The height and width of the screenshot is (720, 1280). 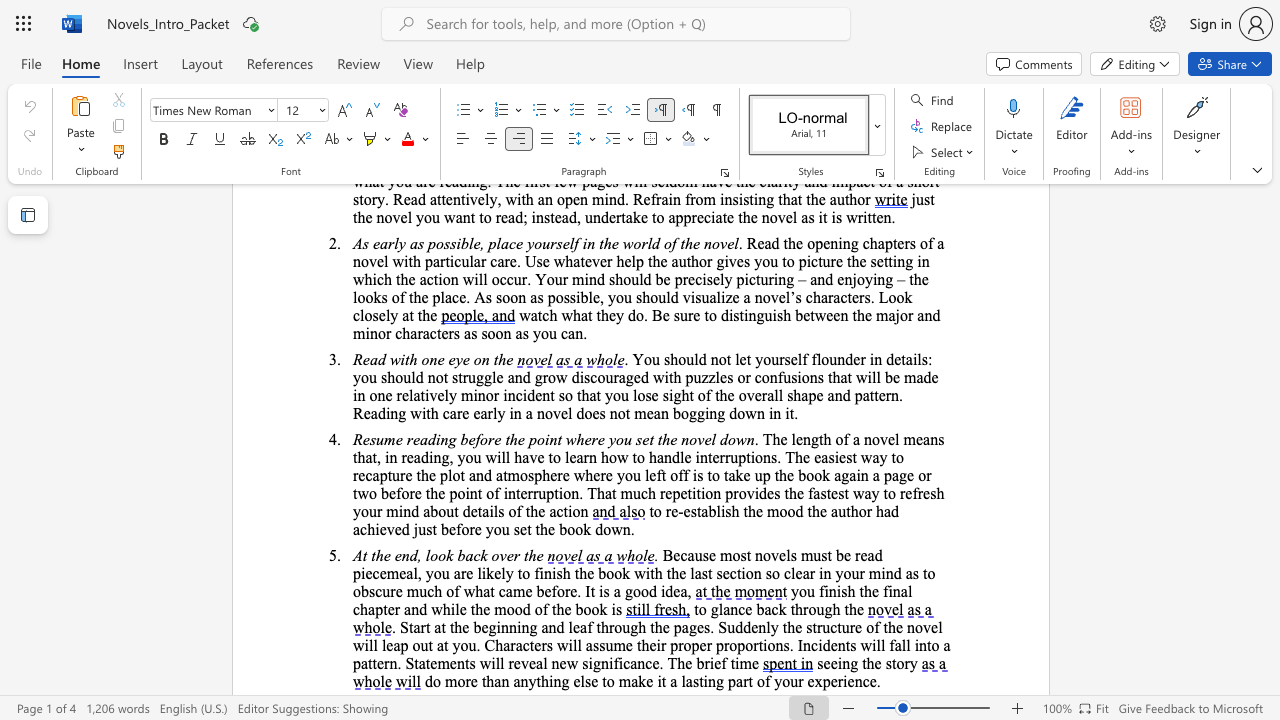 What do you see at coordinates (727, 438) in the screenshot?
I see `the subset text "ow" within the text "Resume reading before the point where you set the novel down"` at bounding box center [727, 438].